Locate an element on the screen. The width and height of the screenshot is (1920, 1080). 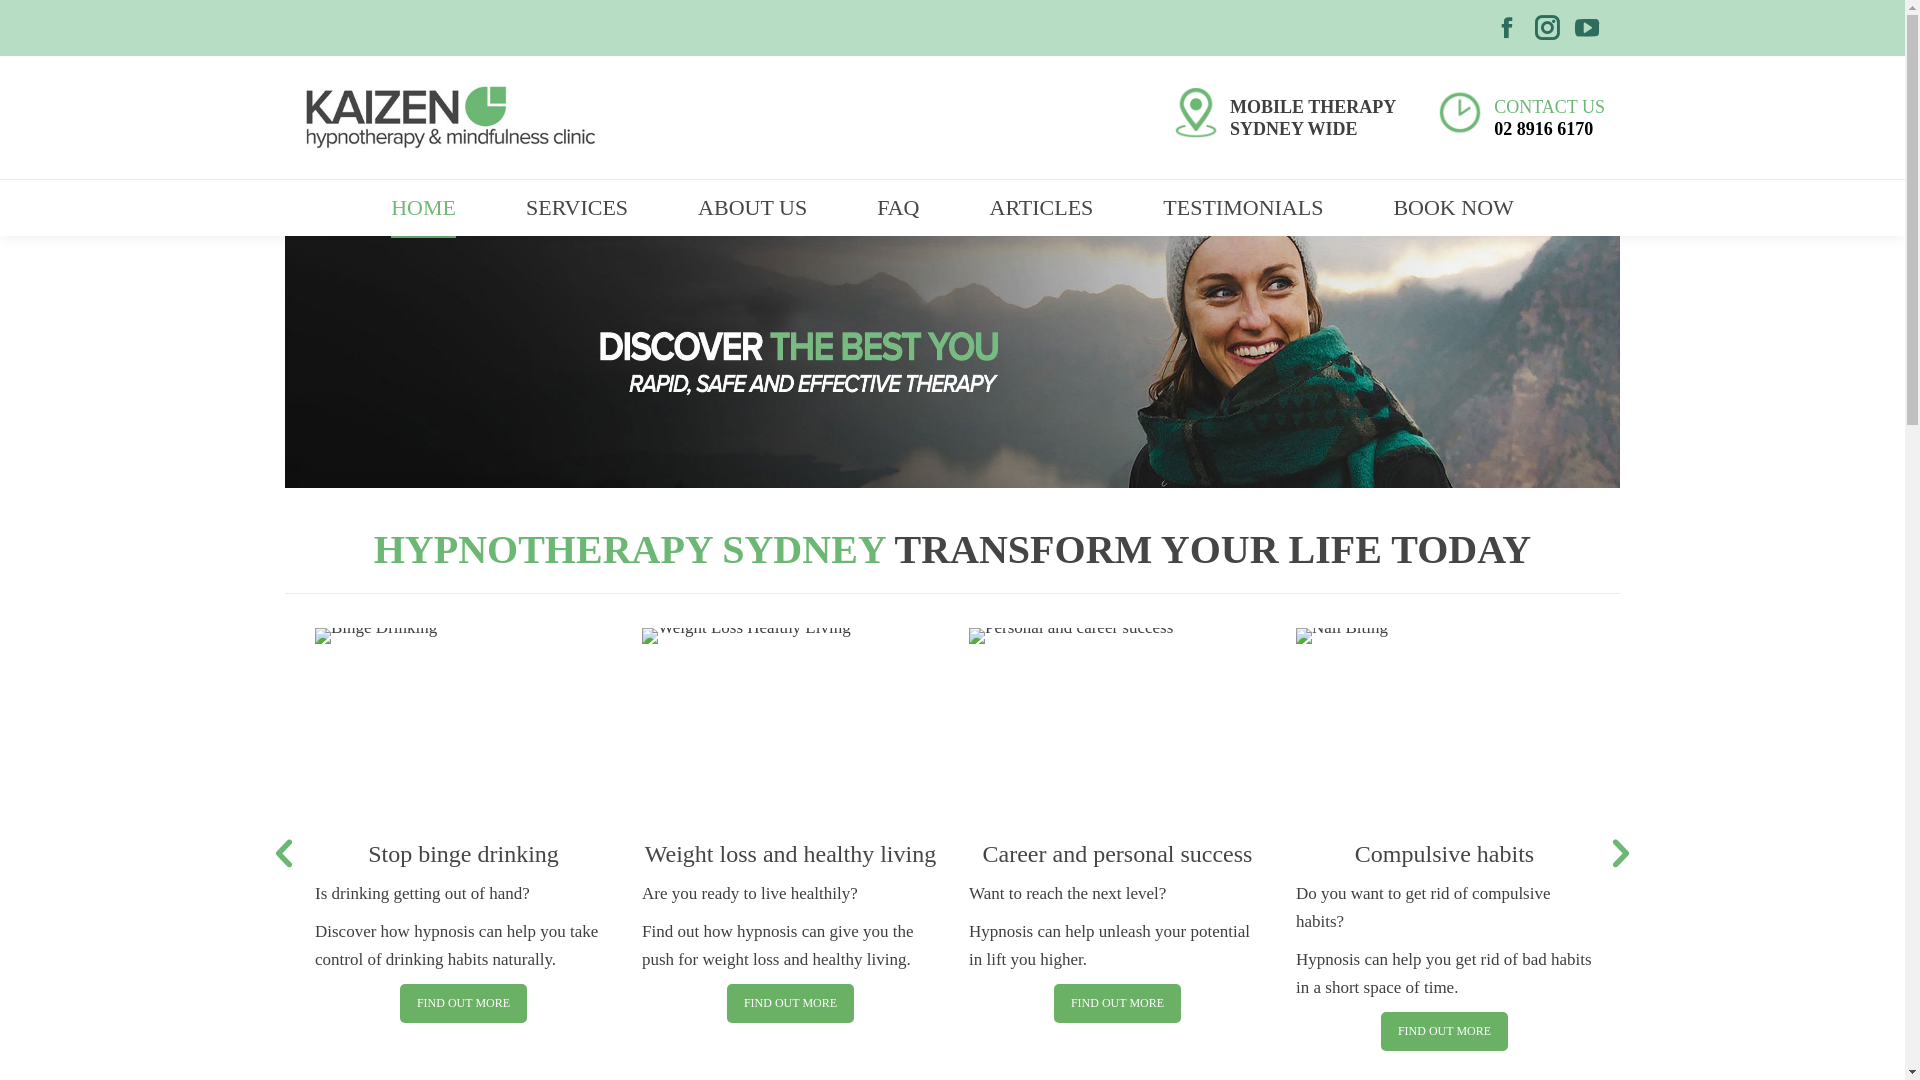
'SERVICES' is located at coordinates (490, 208).